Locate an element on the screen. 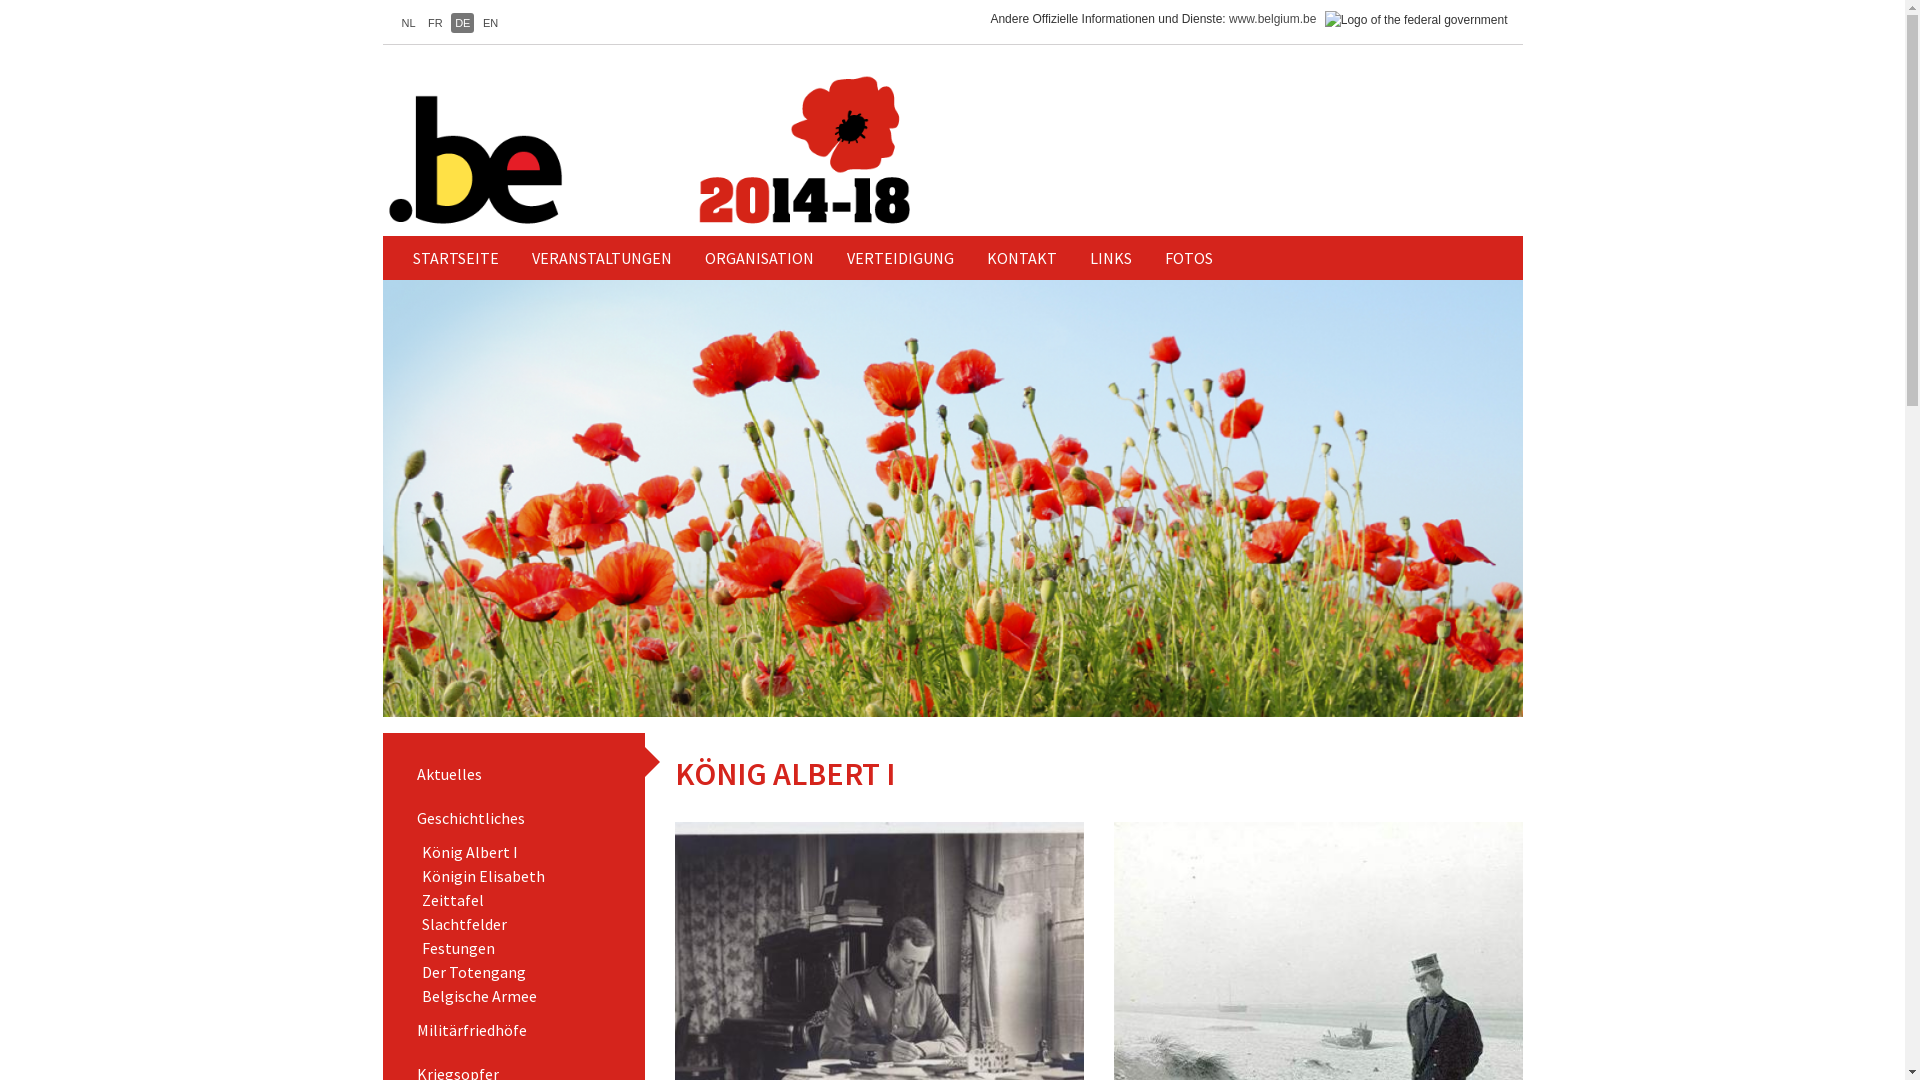 Image resolution: width=1920 pixels, height=1080 pixels. 'Home' is located at coordinates (725, 149).